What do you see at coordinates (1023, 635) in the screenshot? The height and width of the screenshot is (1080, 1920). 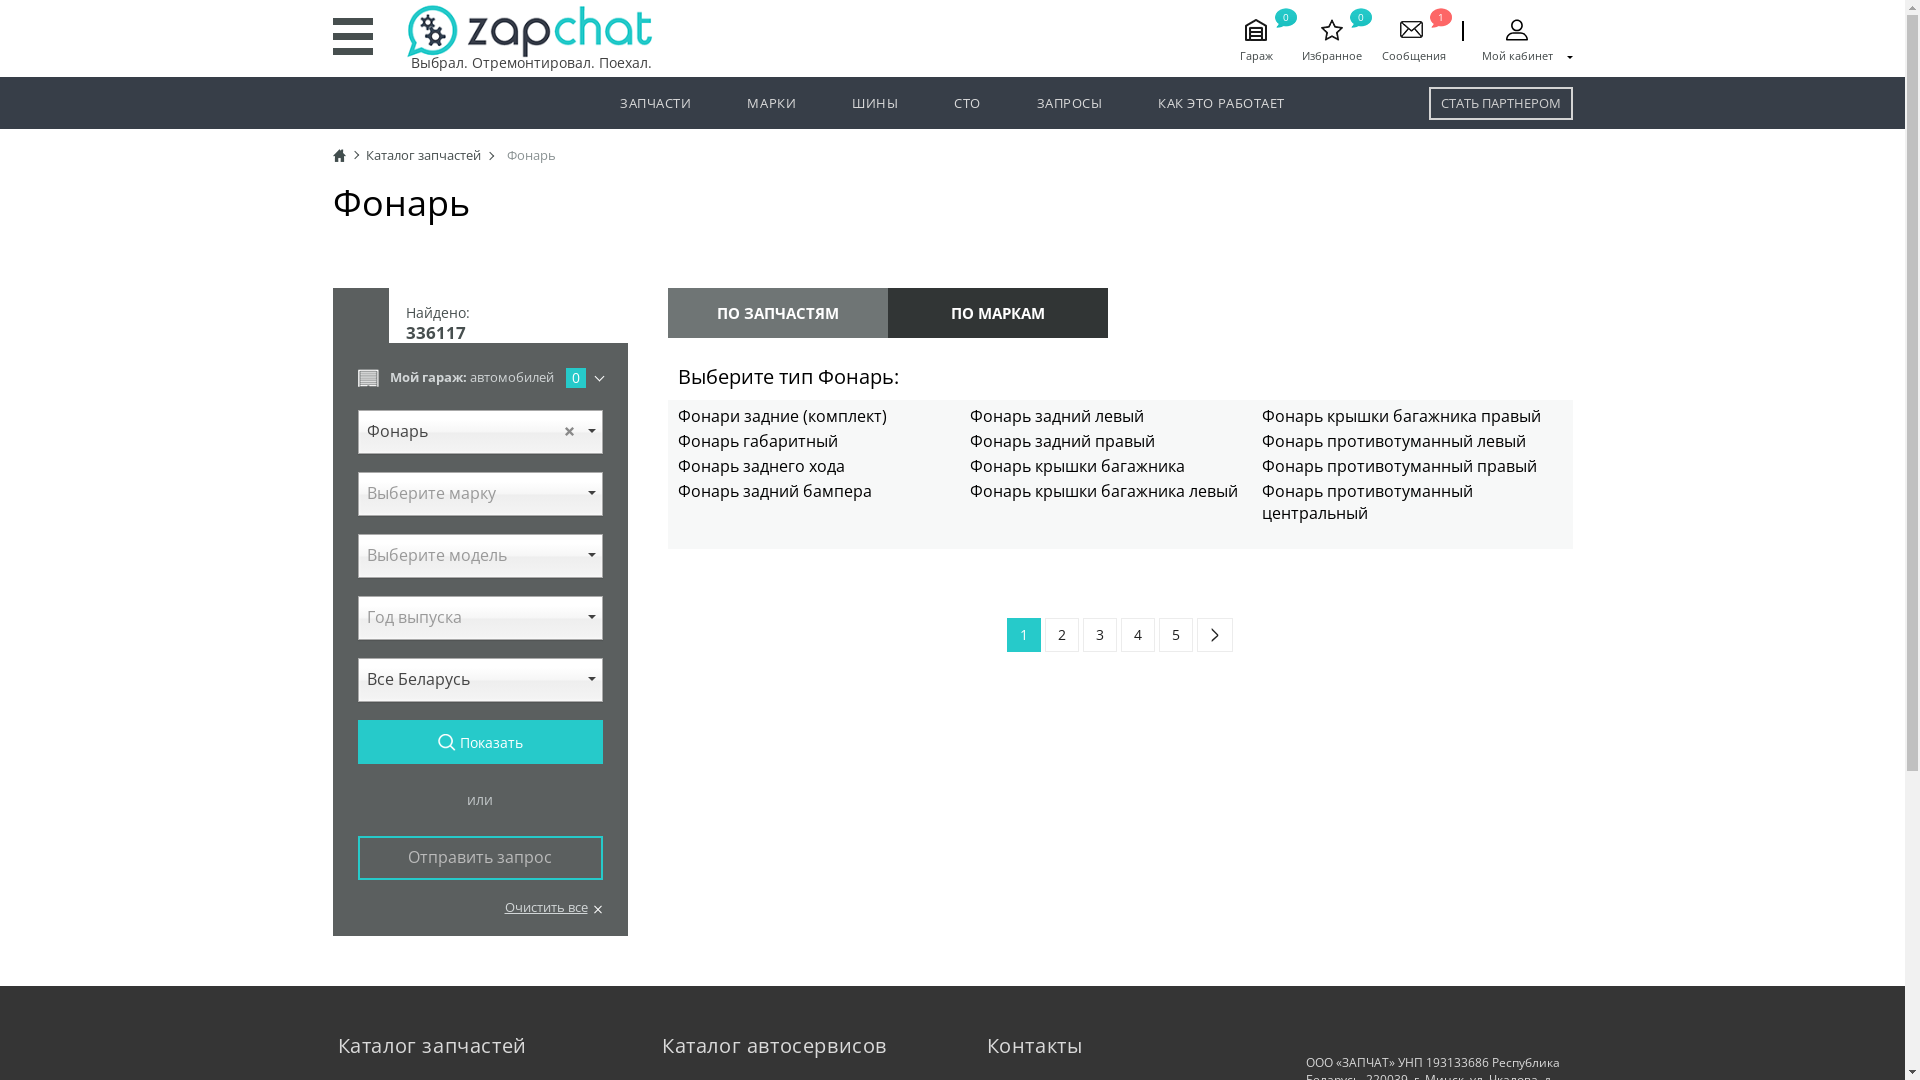 I see `'1'` at bounding box center [1023, 635].